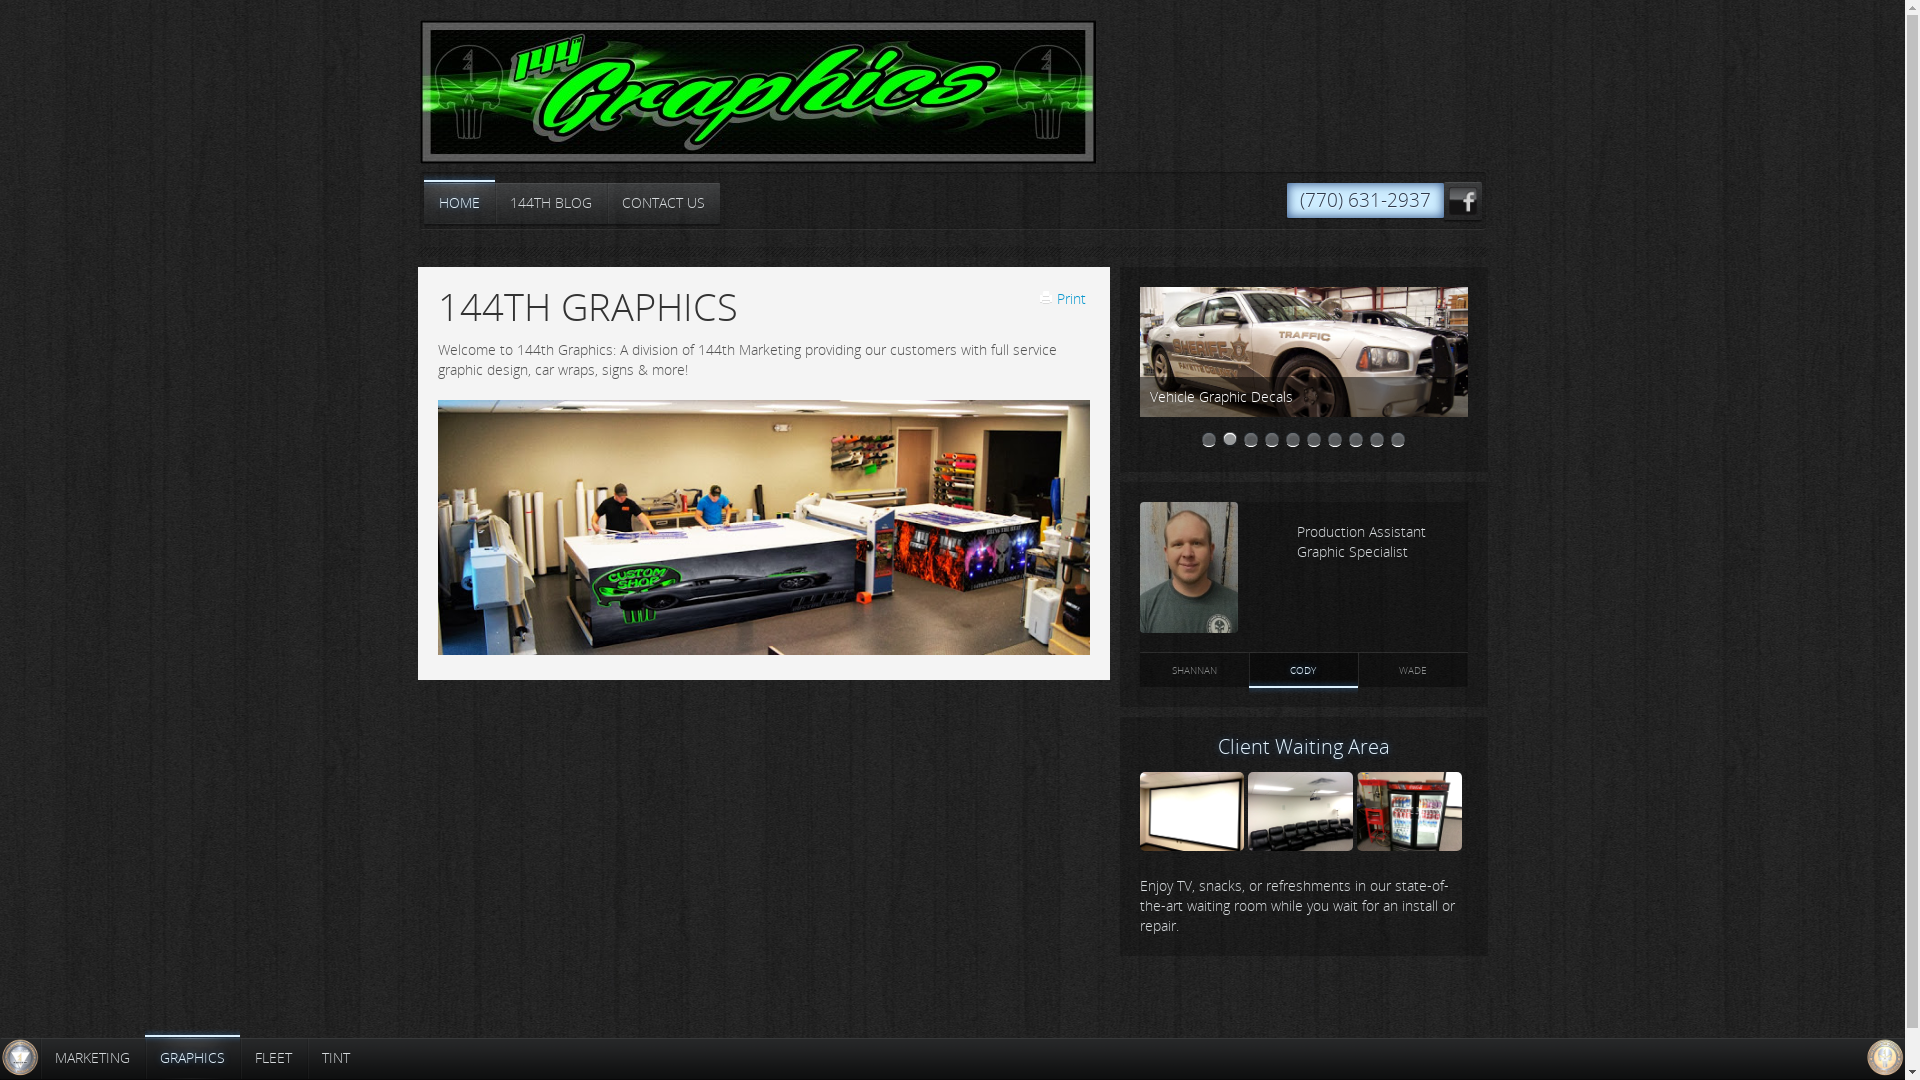 This screenshot has width=1920, height=1080. What do you see at coordinates (1363, 200) in the screenshot?
I see `'(770) 631-2937'` at bounding box center [1363, 200].